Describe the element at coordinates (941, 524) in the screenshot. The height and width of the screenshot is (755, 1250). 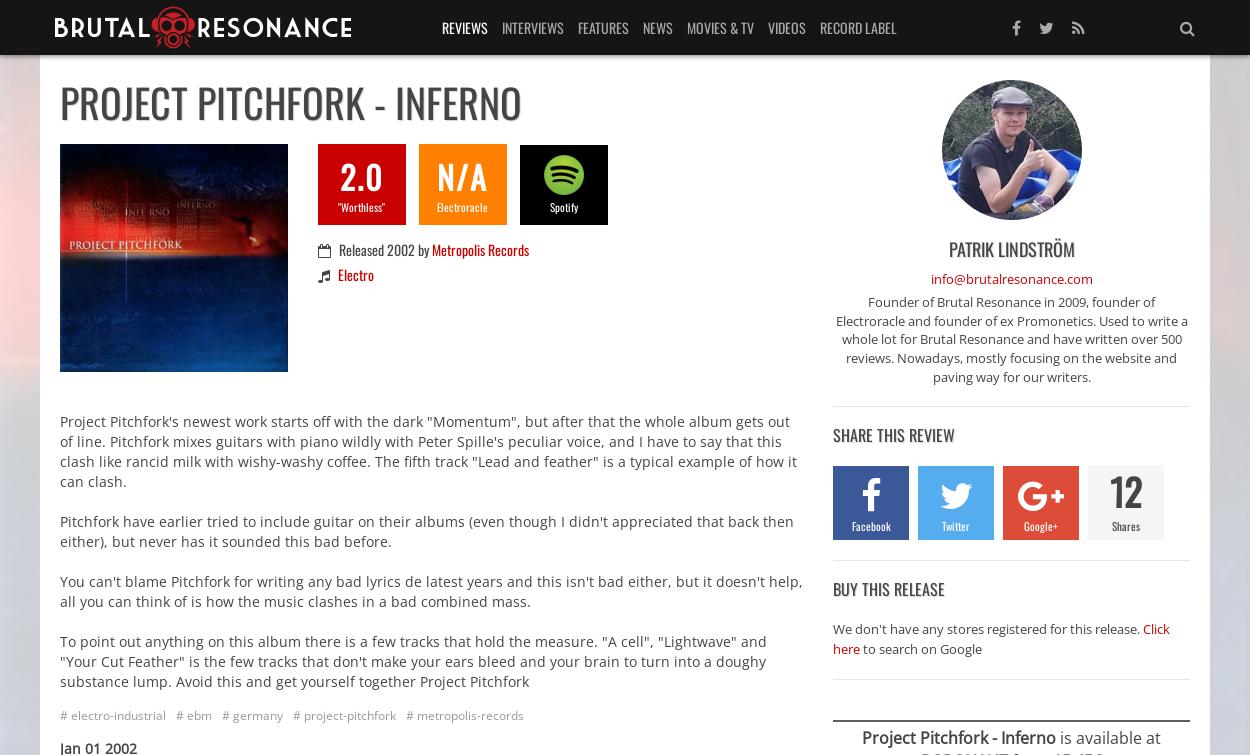
I see `'Twitter'` at that location.